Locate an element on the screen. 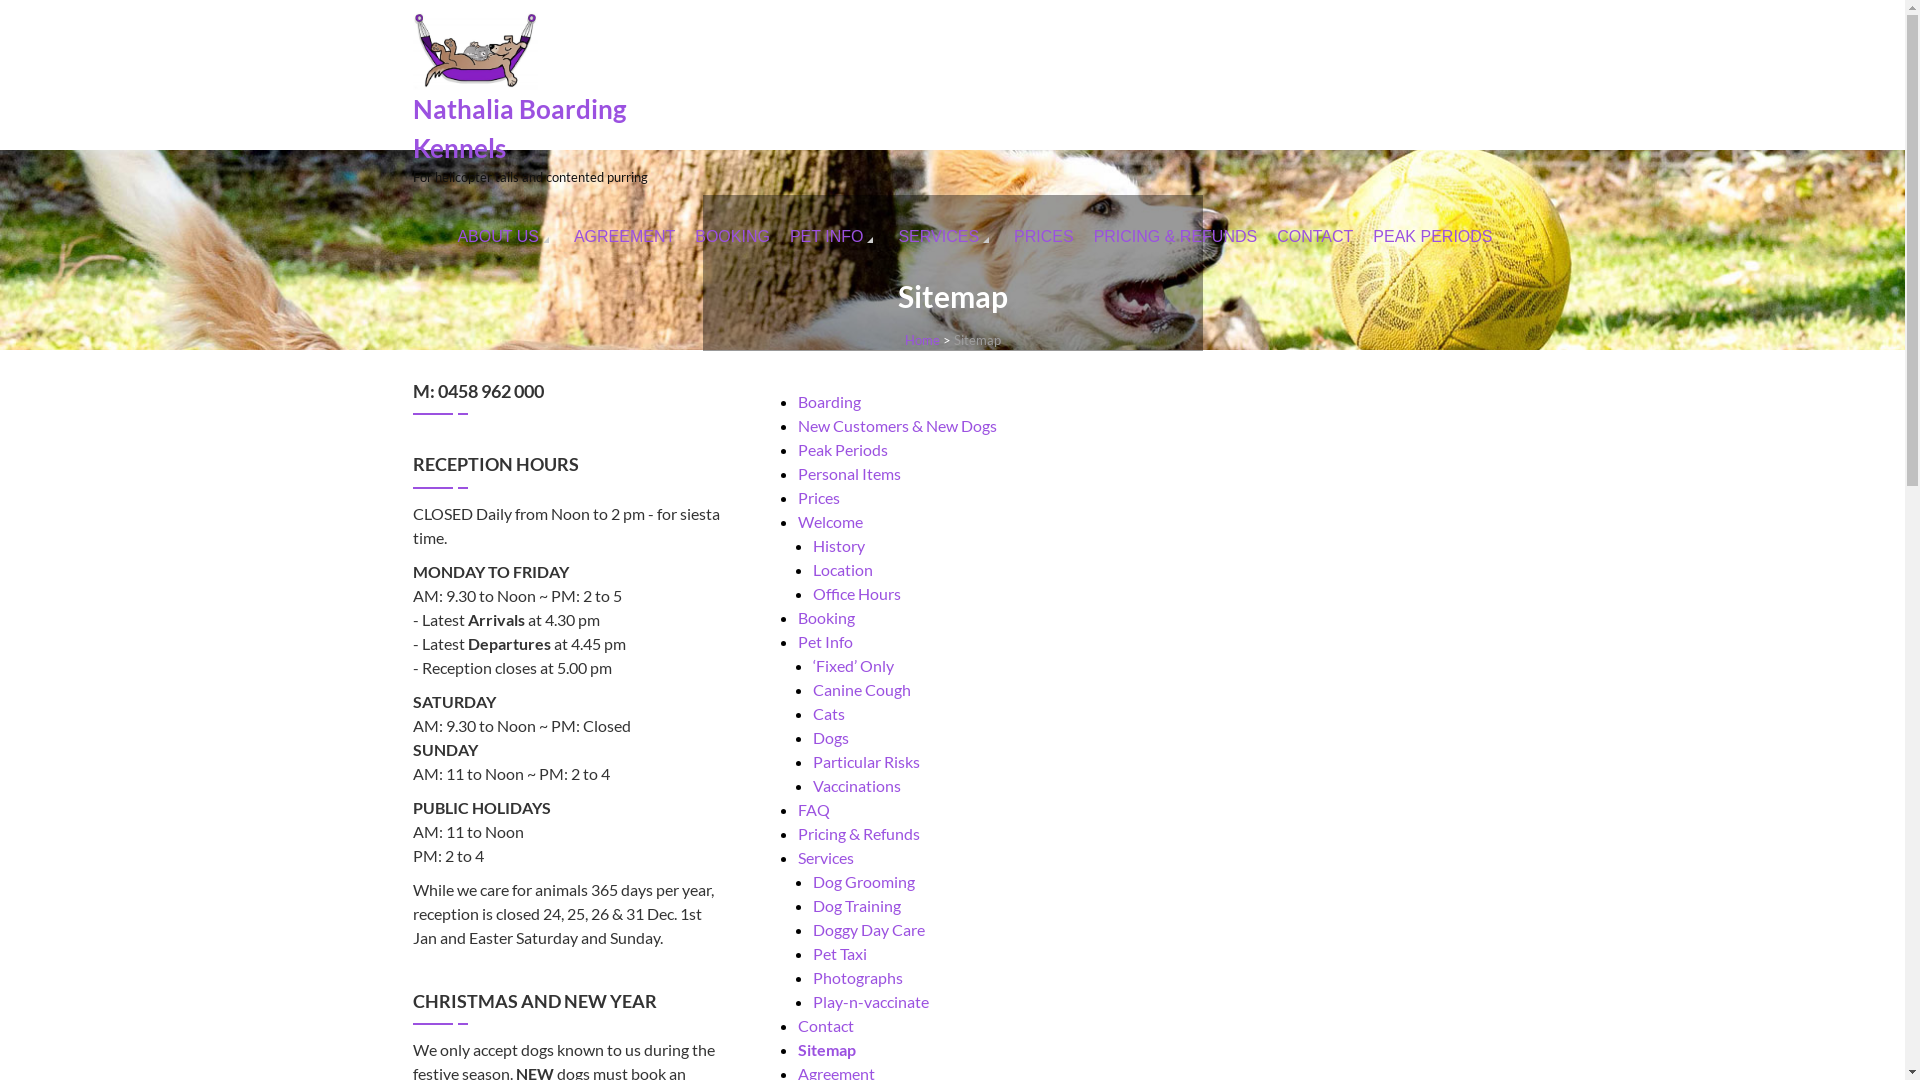  'History' is located at coordinates (839, 545).